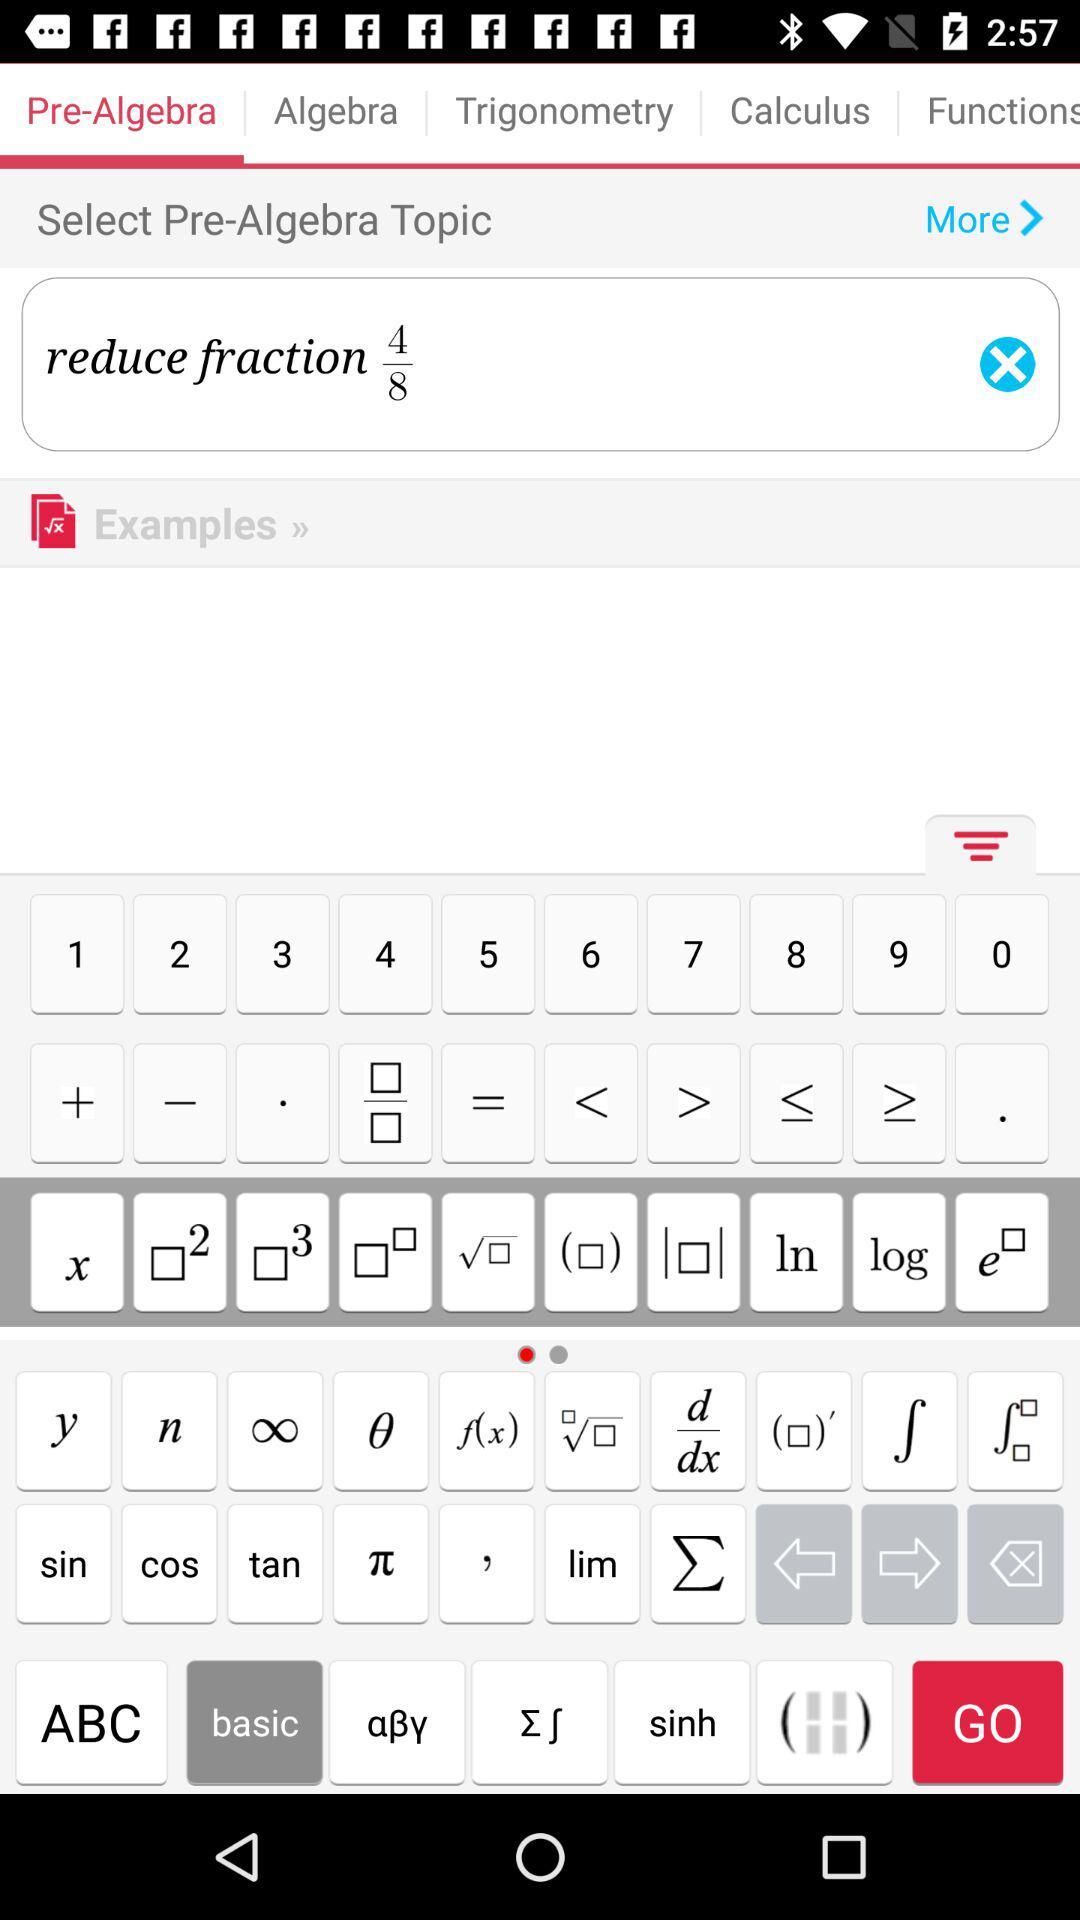 This screenshot has height=1920, width=1080. What do you see at coordinates (385, 1251) in the screenshot?
I see `raise to a power` at bounding box center [385, 1251].